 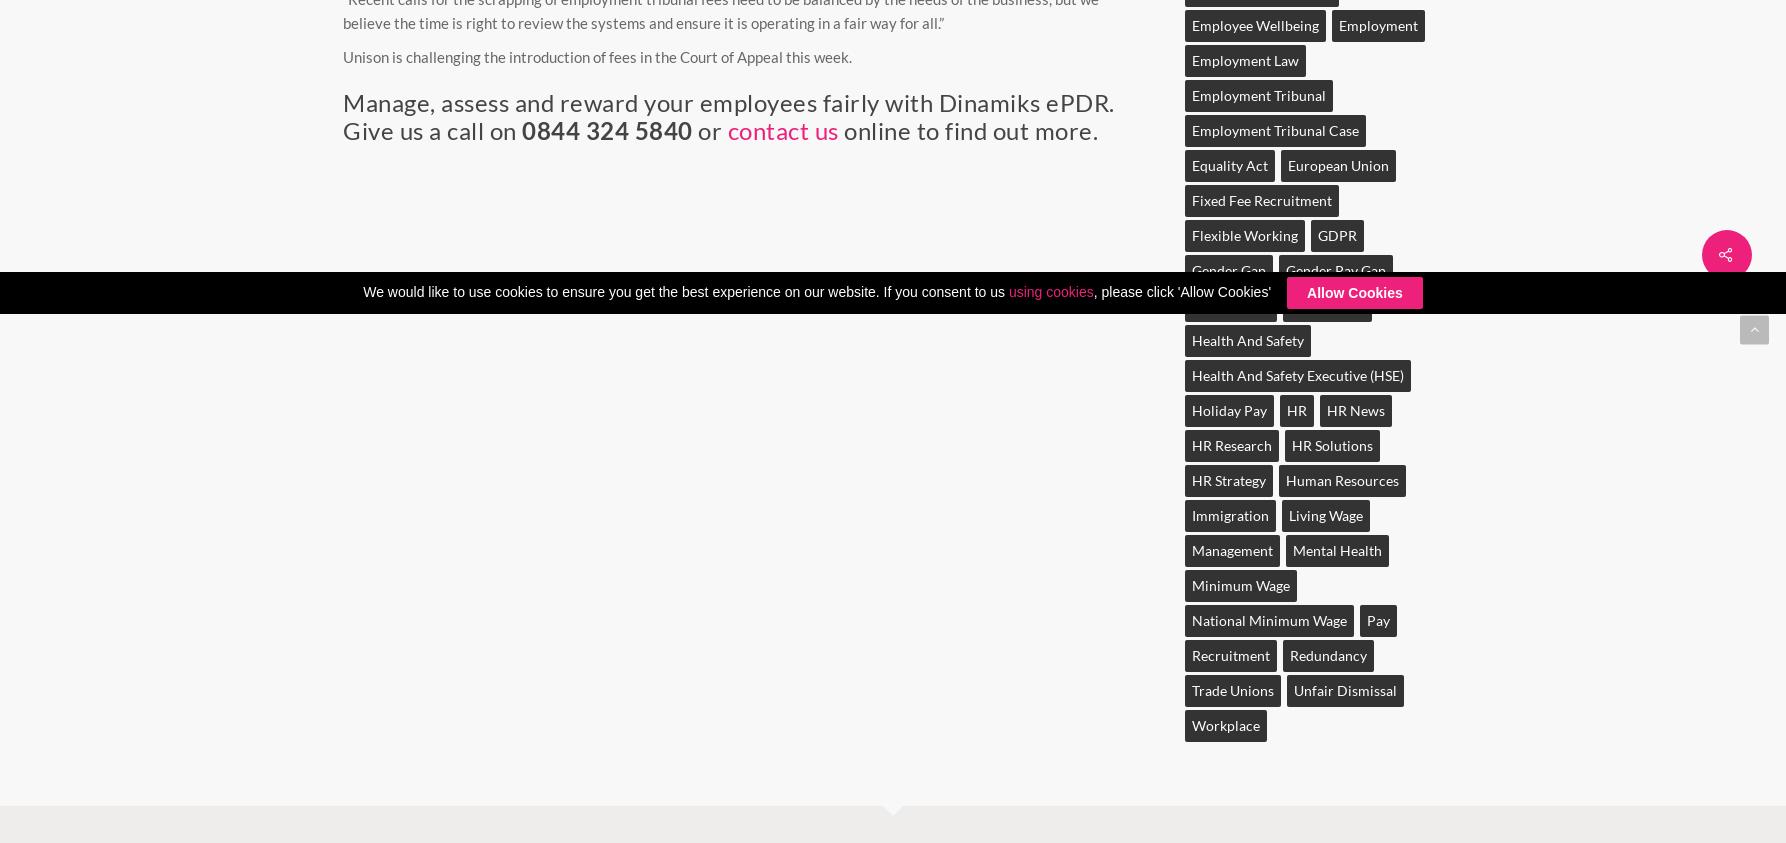 What do you see at coordinates (1228, 165) in the screenshot?
I see `'Equality Act'` at bounding box center [1228, 165].